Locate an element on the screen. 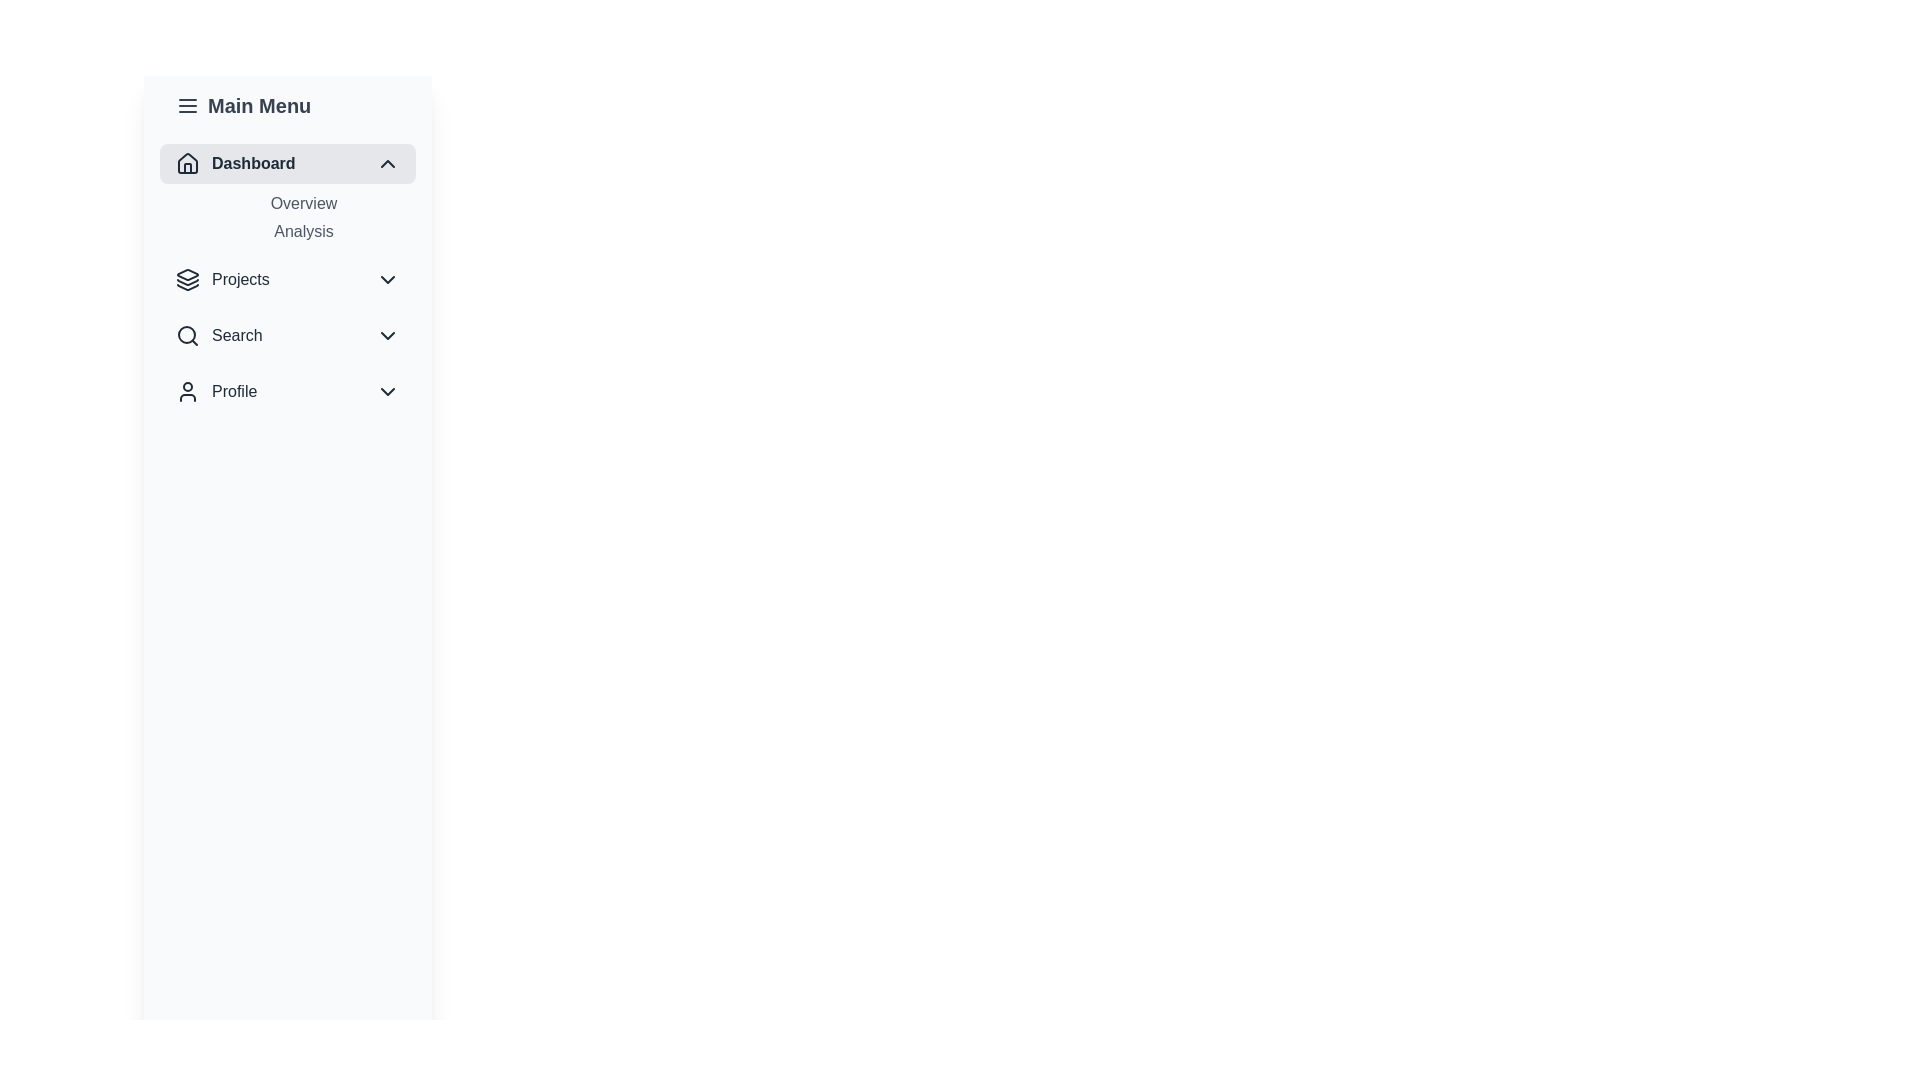 This screenshot has width=1920, height=1080. the house-shaped icon in the navigation menu, which is characterized by a simplistic outline design with a triangular roof and a door-like structure is located at coordinates (187, 161).